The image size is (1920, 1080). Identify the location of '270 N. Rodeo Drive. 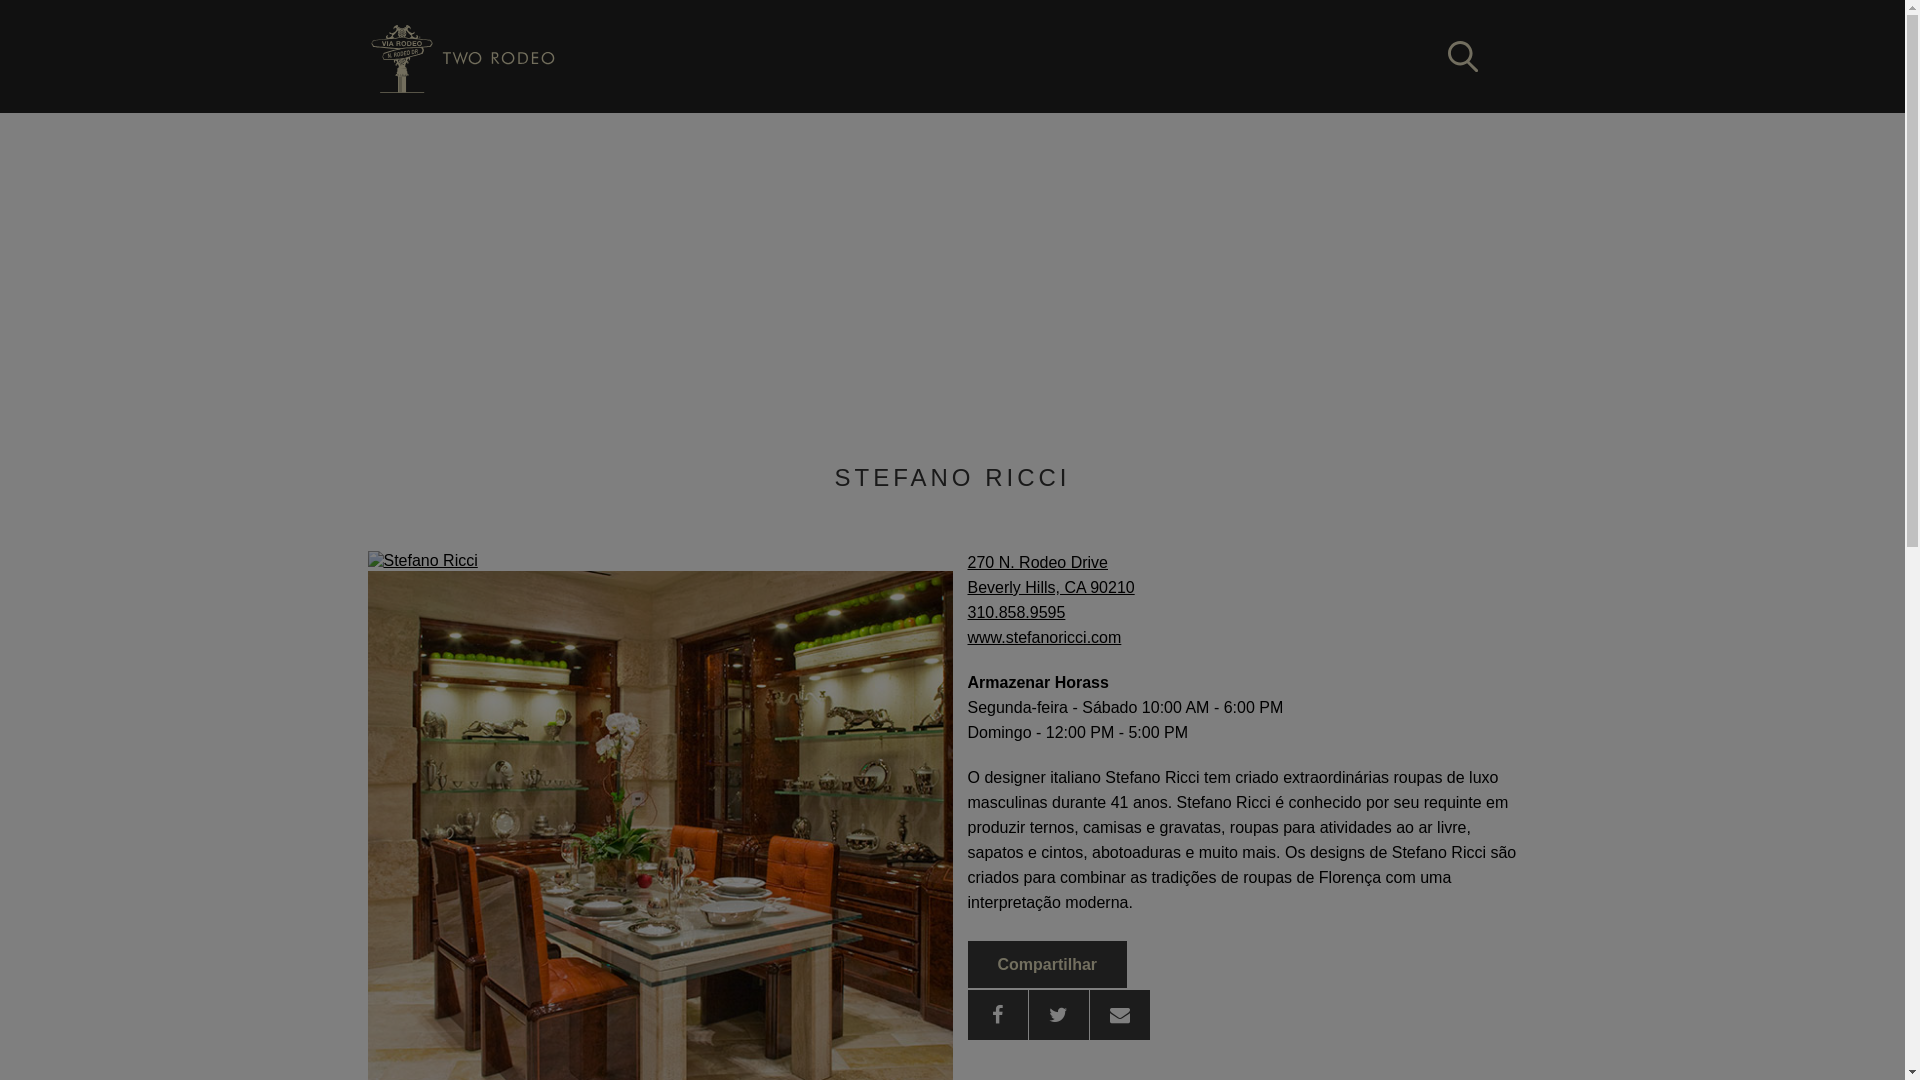
(1050, 574).